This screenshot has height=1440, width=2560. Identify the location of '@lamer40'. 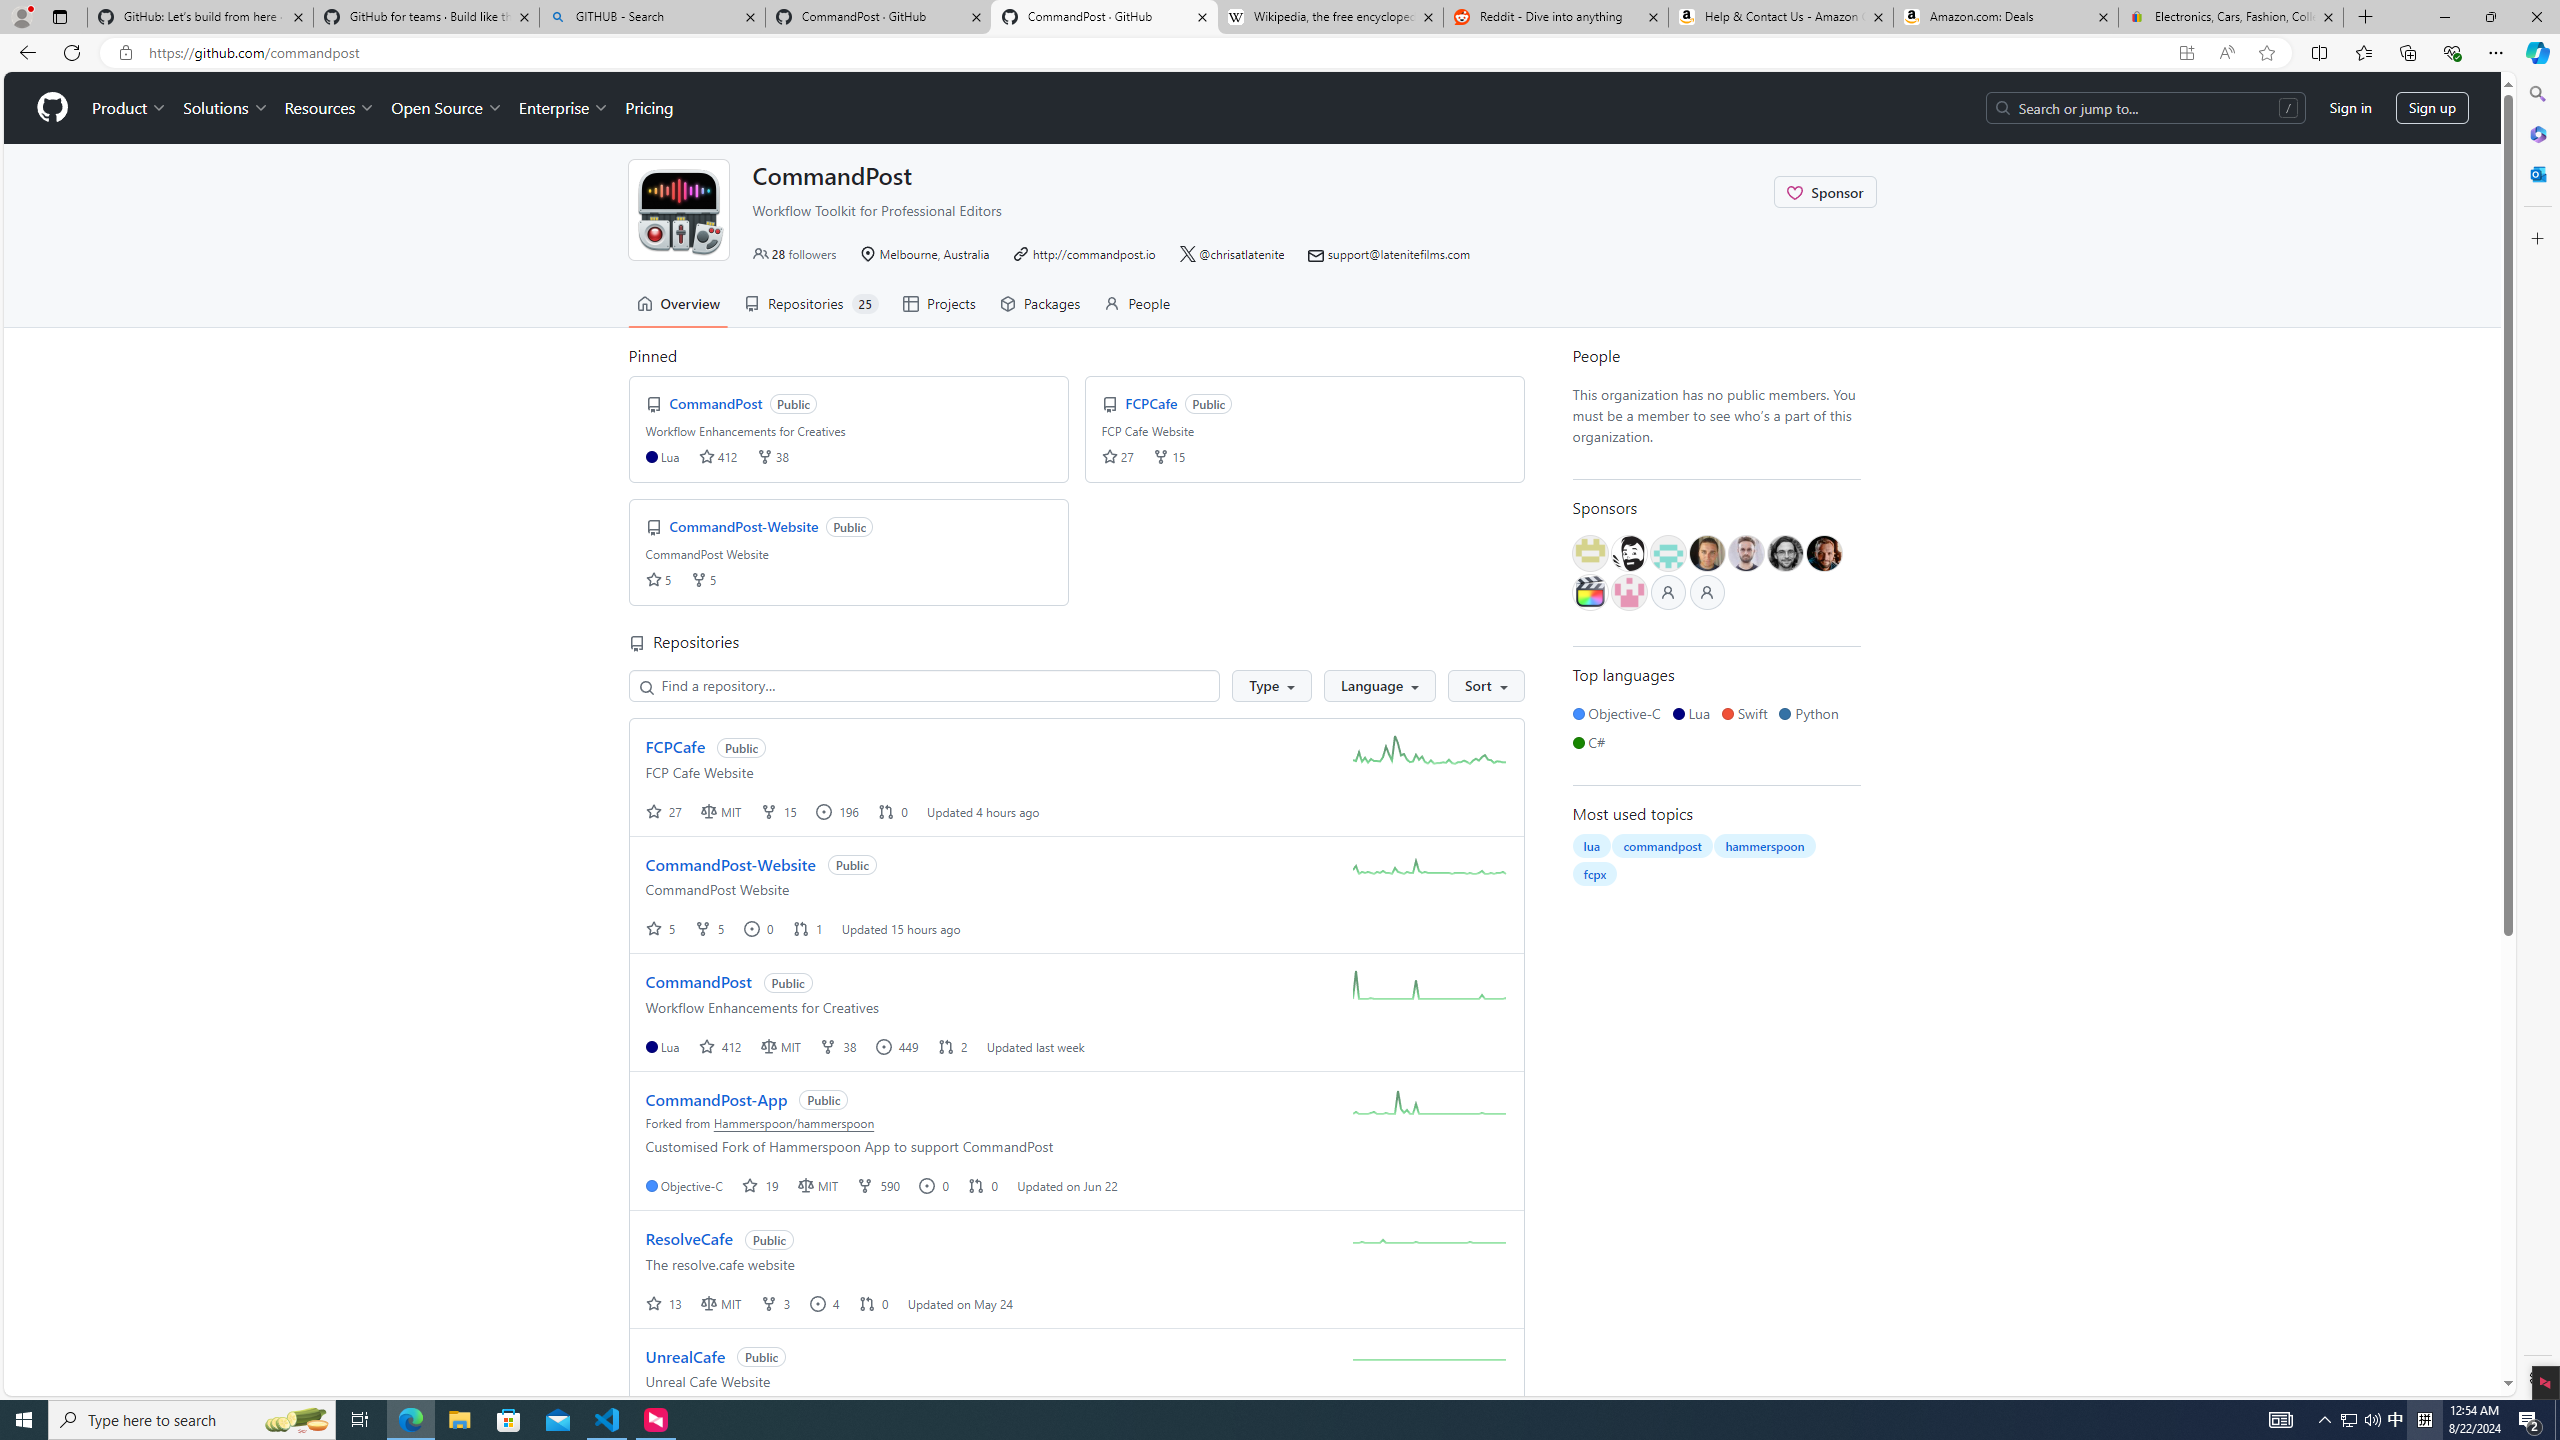
(1707, 552).